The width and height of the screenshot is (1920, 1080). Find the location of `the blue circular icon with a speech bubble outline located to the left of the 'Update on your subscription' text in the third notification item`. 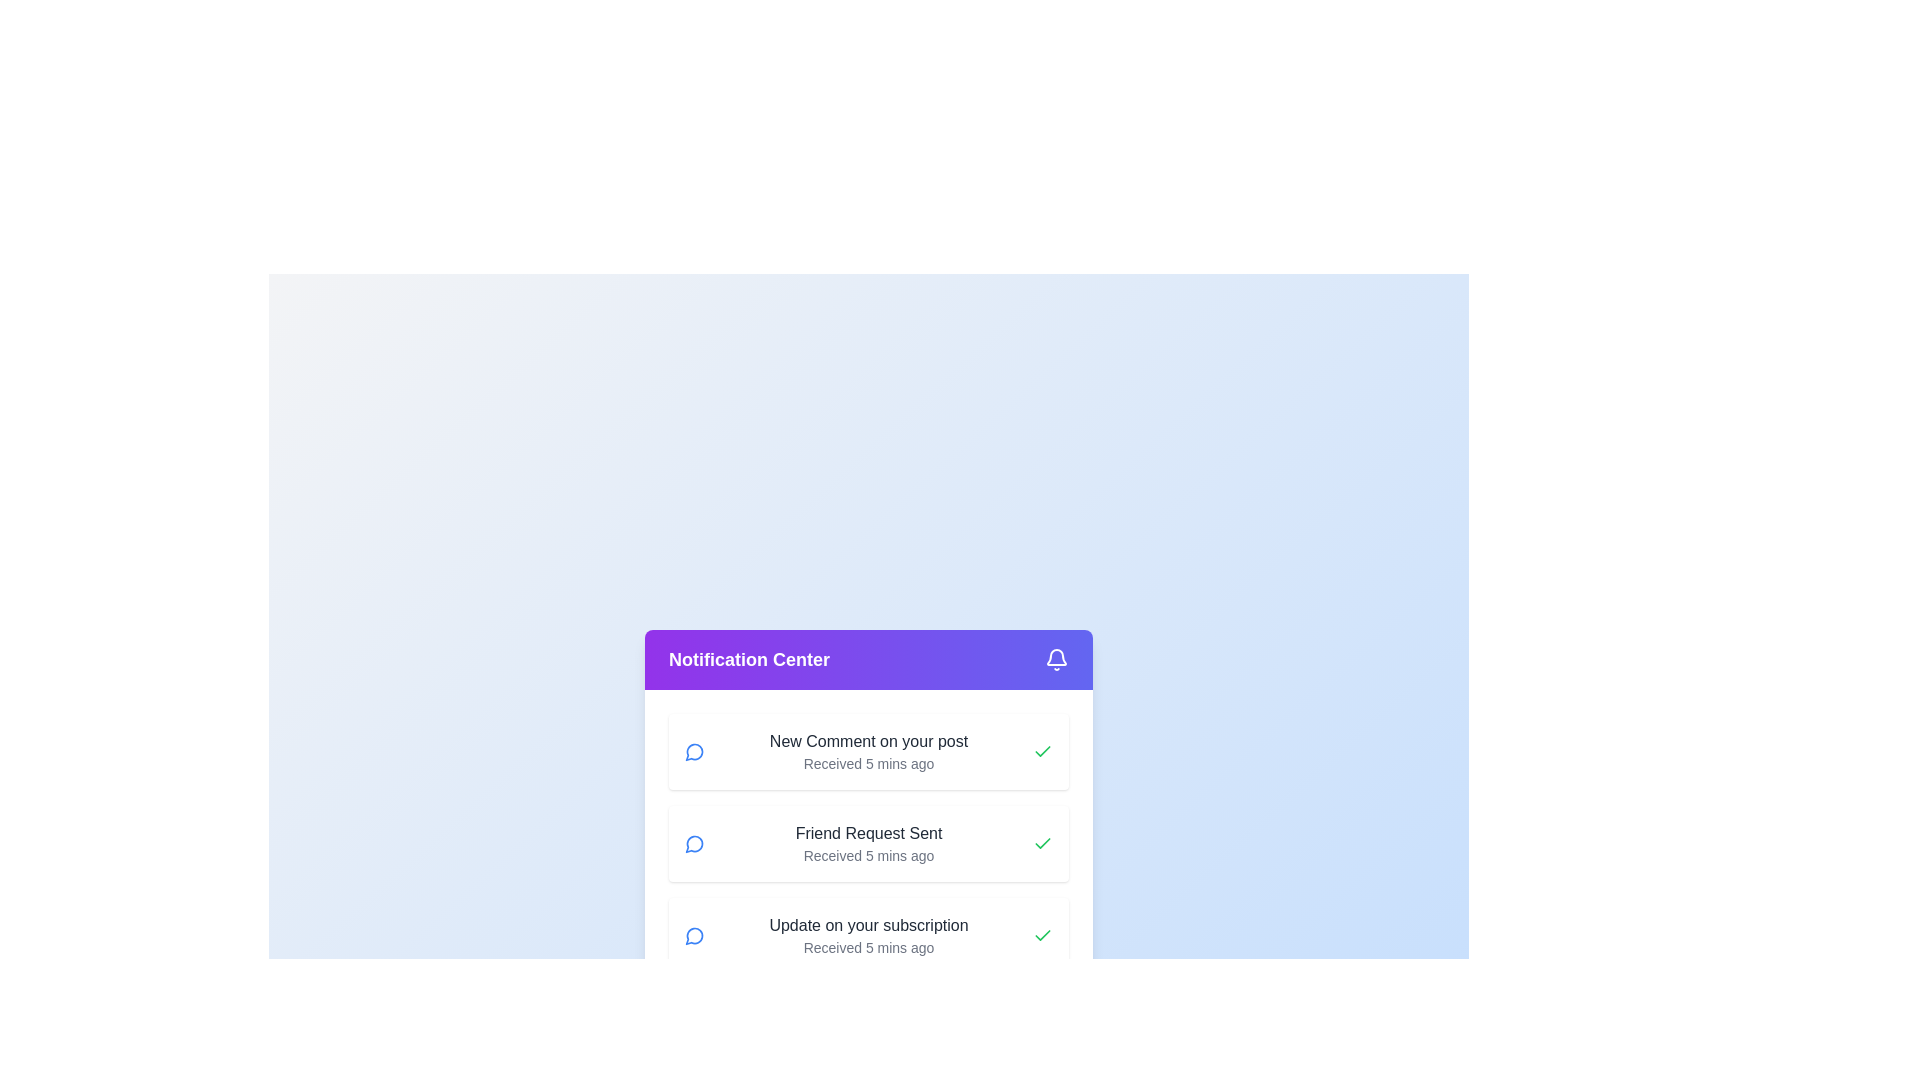

the blue circular icon with a speech bubble outline located to the left of the 'Update on your subscription' text in the third notification item is located at coordinates (695, 936).